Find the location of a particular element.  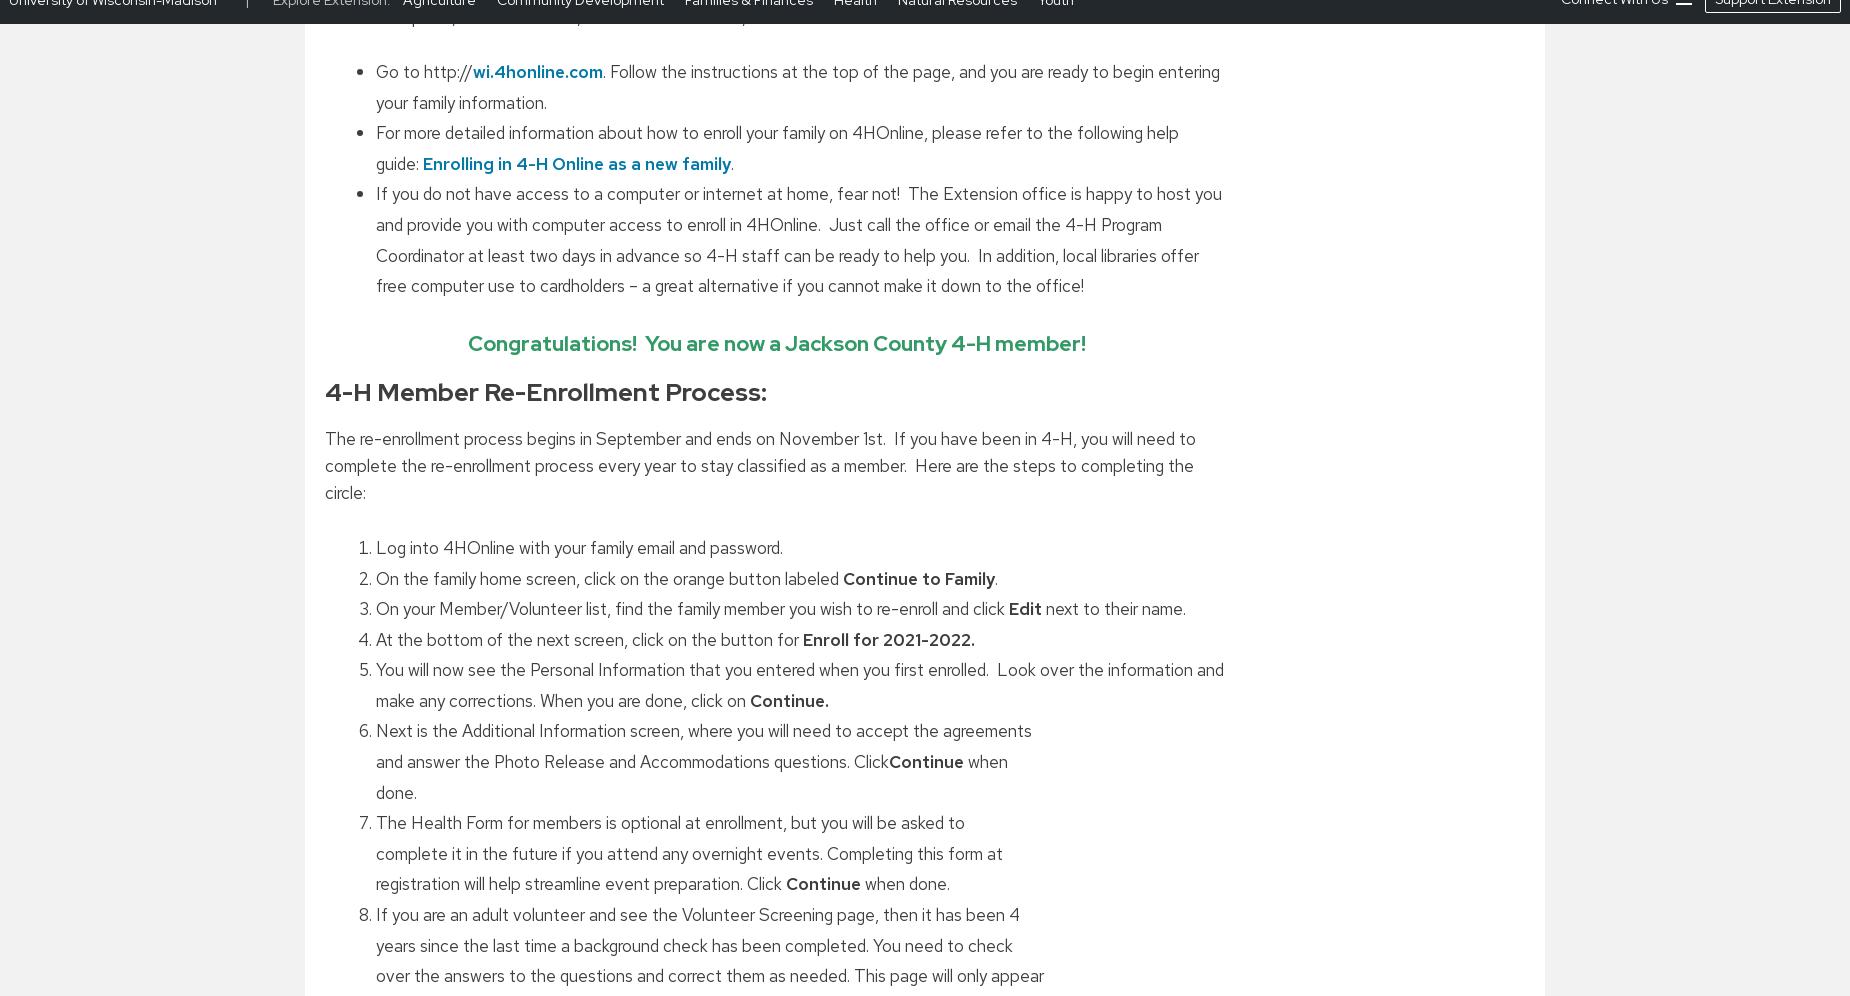

'On the Participation →Club Screen, confirm the correct club is listed. If you serve in a' is located at coordinates (693, 66).